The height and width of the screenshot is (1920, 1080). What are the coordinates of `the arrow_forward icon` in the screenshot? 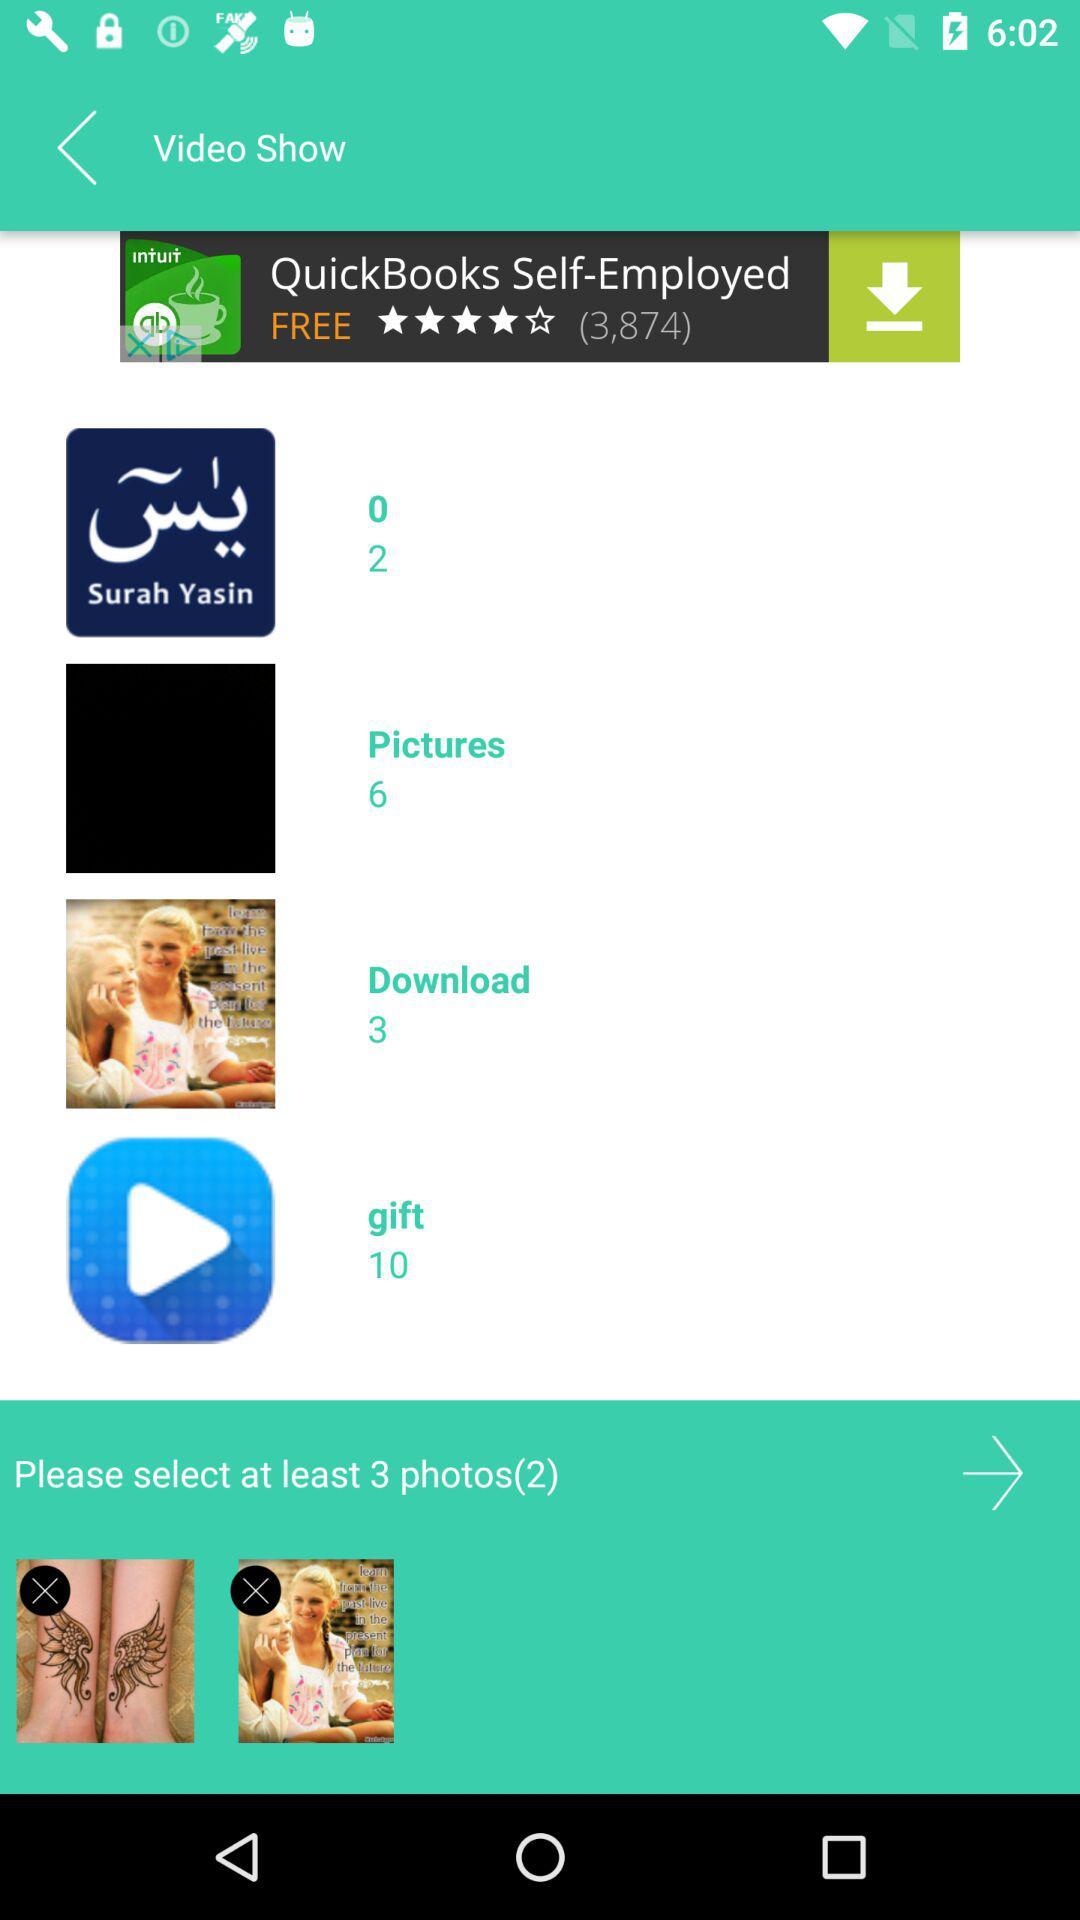 It's located at (992, 1473).